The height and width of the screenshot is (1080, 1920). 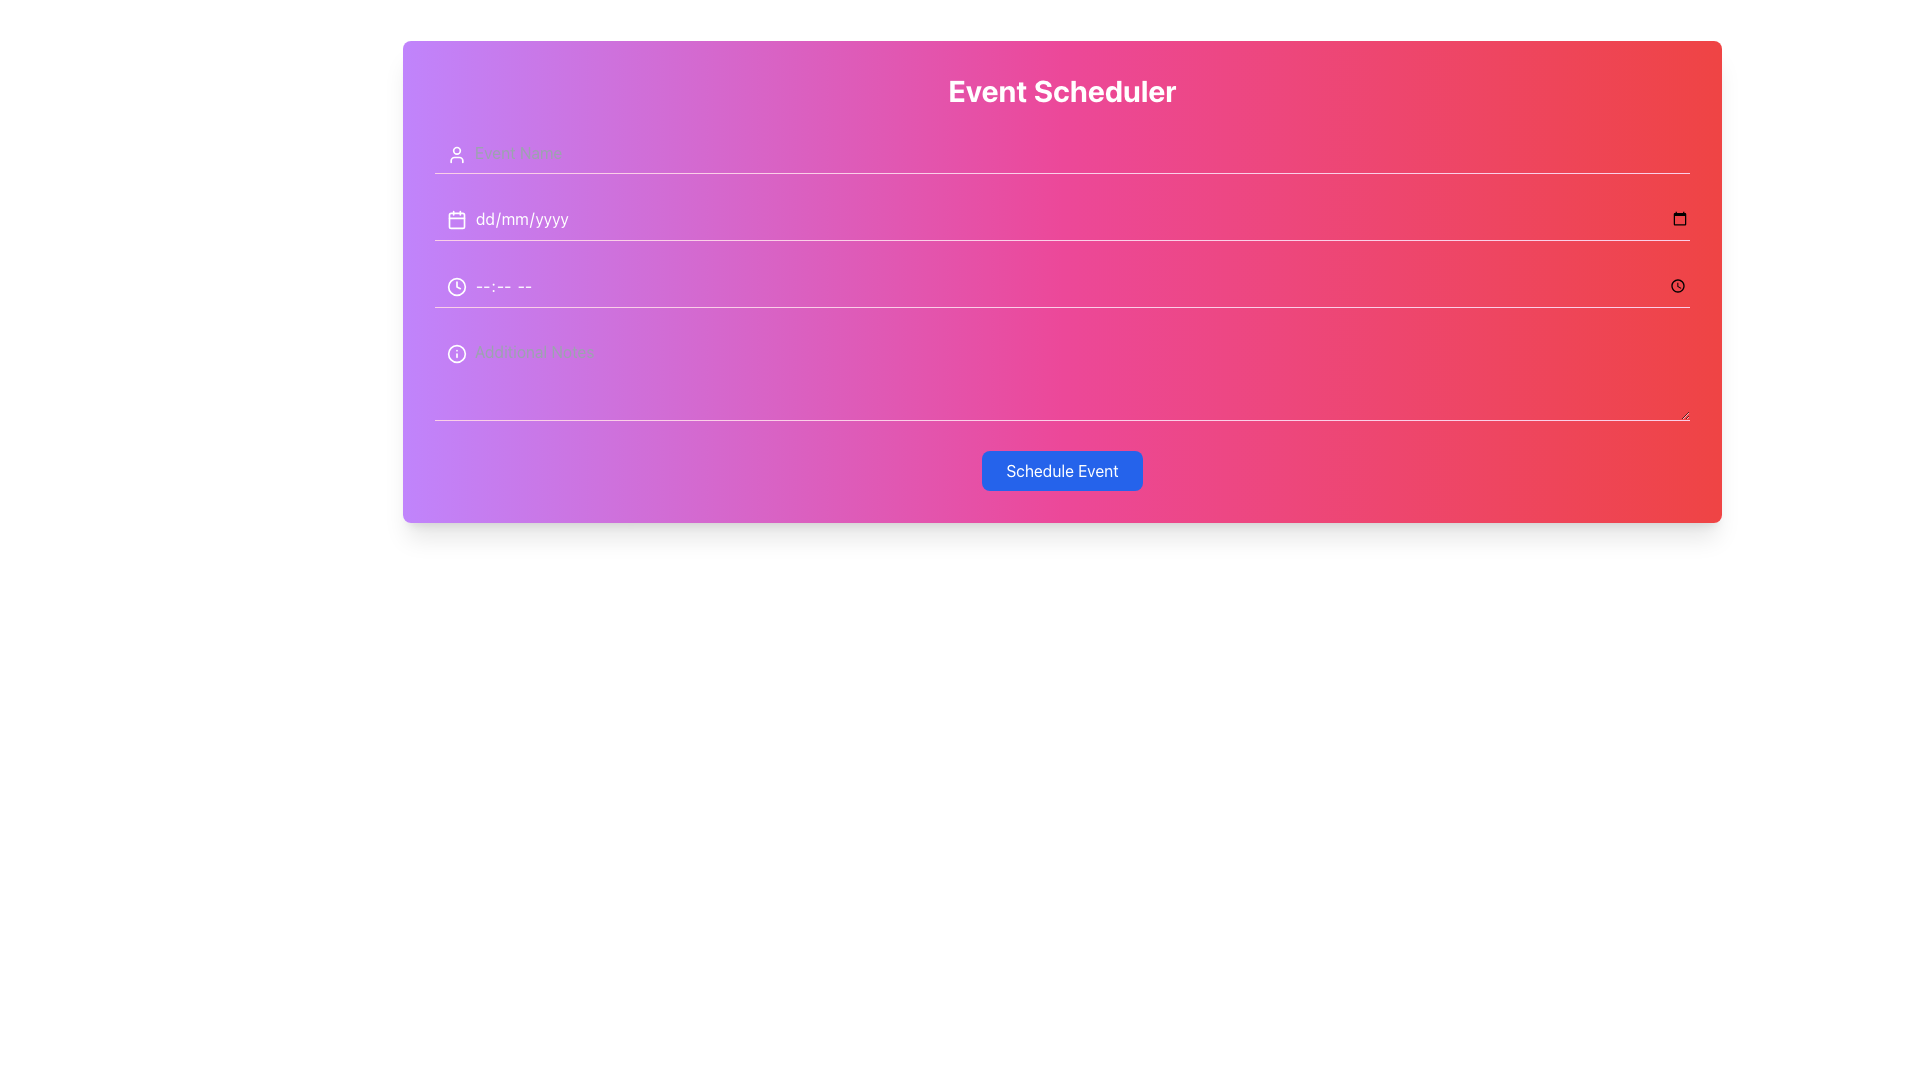 I want to click on the icon that displays additional information related to the 'Additional Notes' field, located to the left of the 'Additional Notes' text field, so click(x=455, y=353).